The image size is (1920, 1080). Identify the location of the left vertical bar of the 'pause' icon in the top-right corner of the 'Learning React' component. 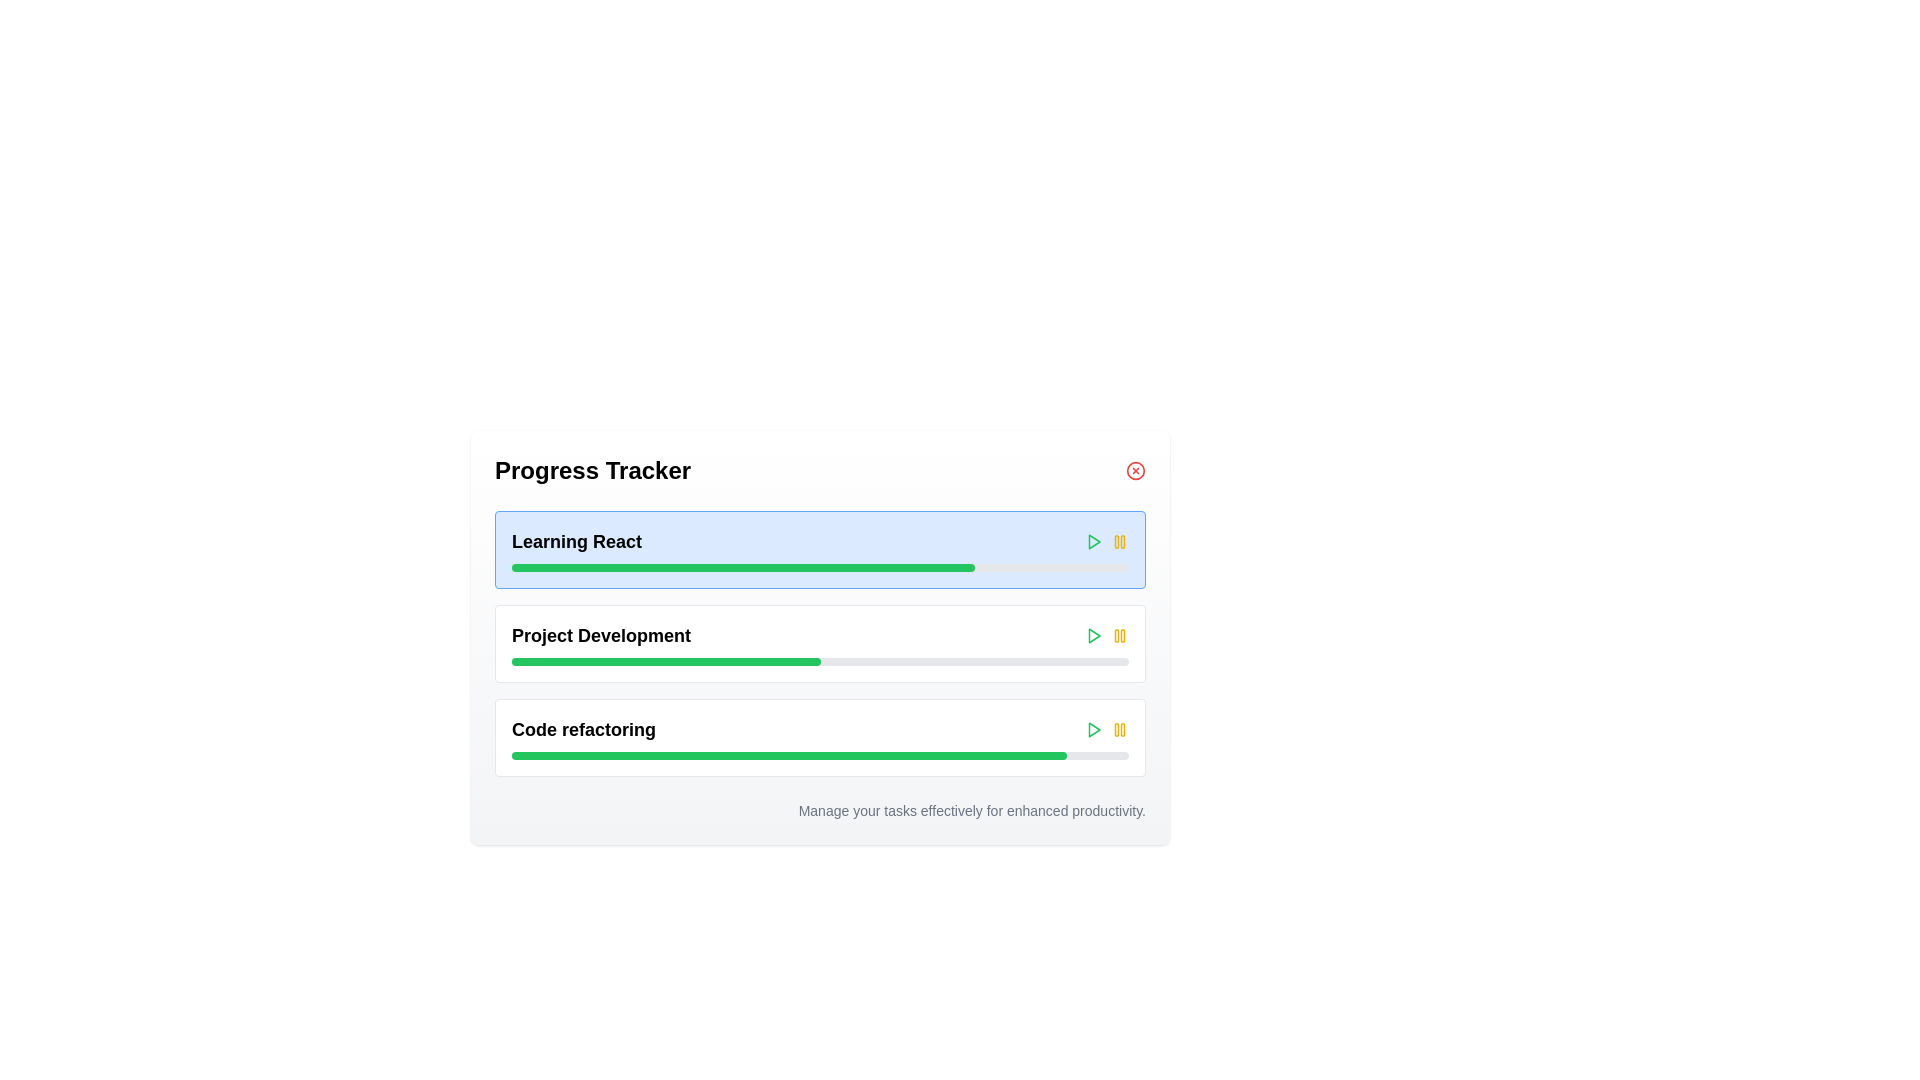
(1116, 542).